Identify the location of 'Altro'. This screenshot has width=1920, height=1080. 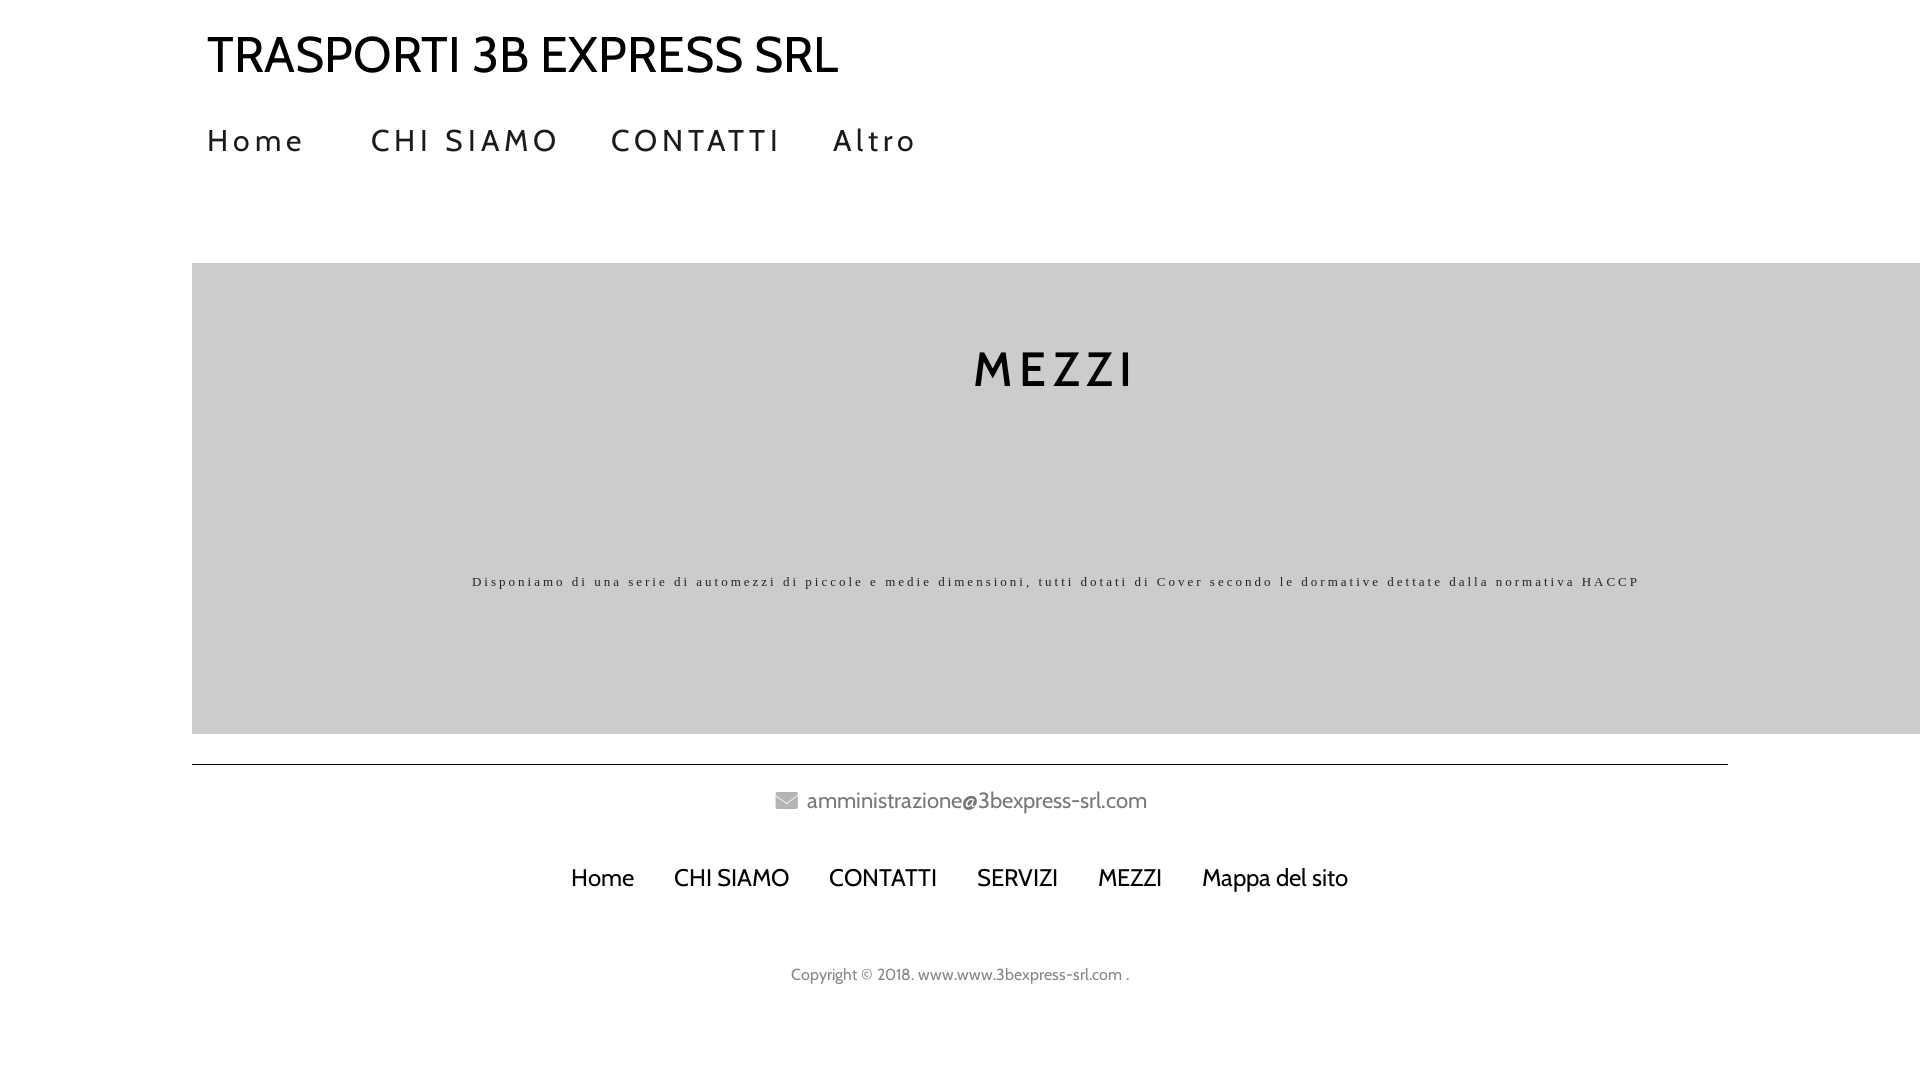
(875, 134).